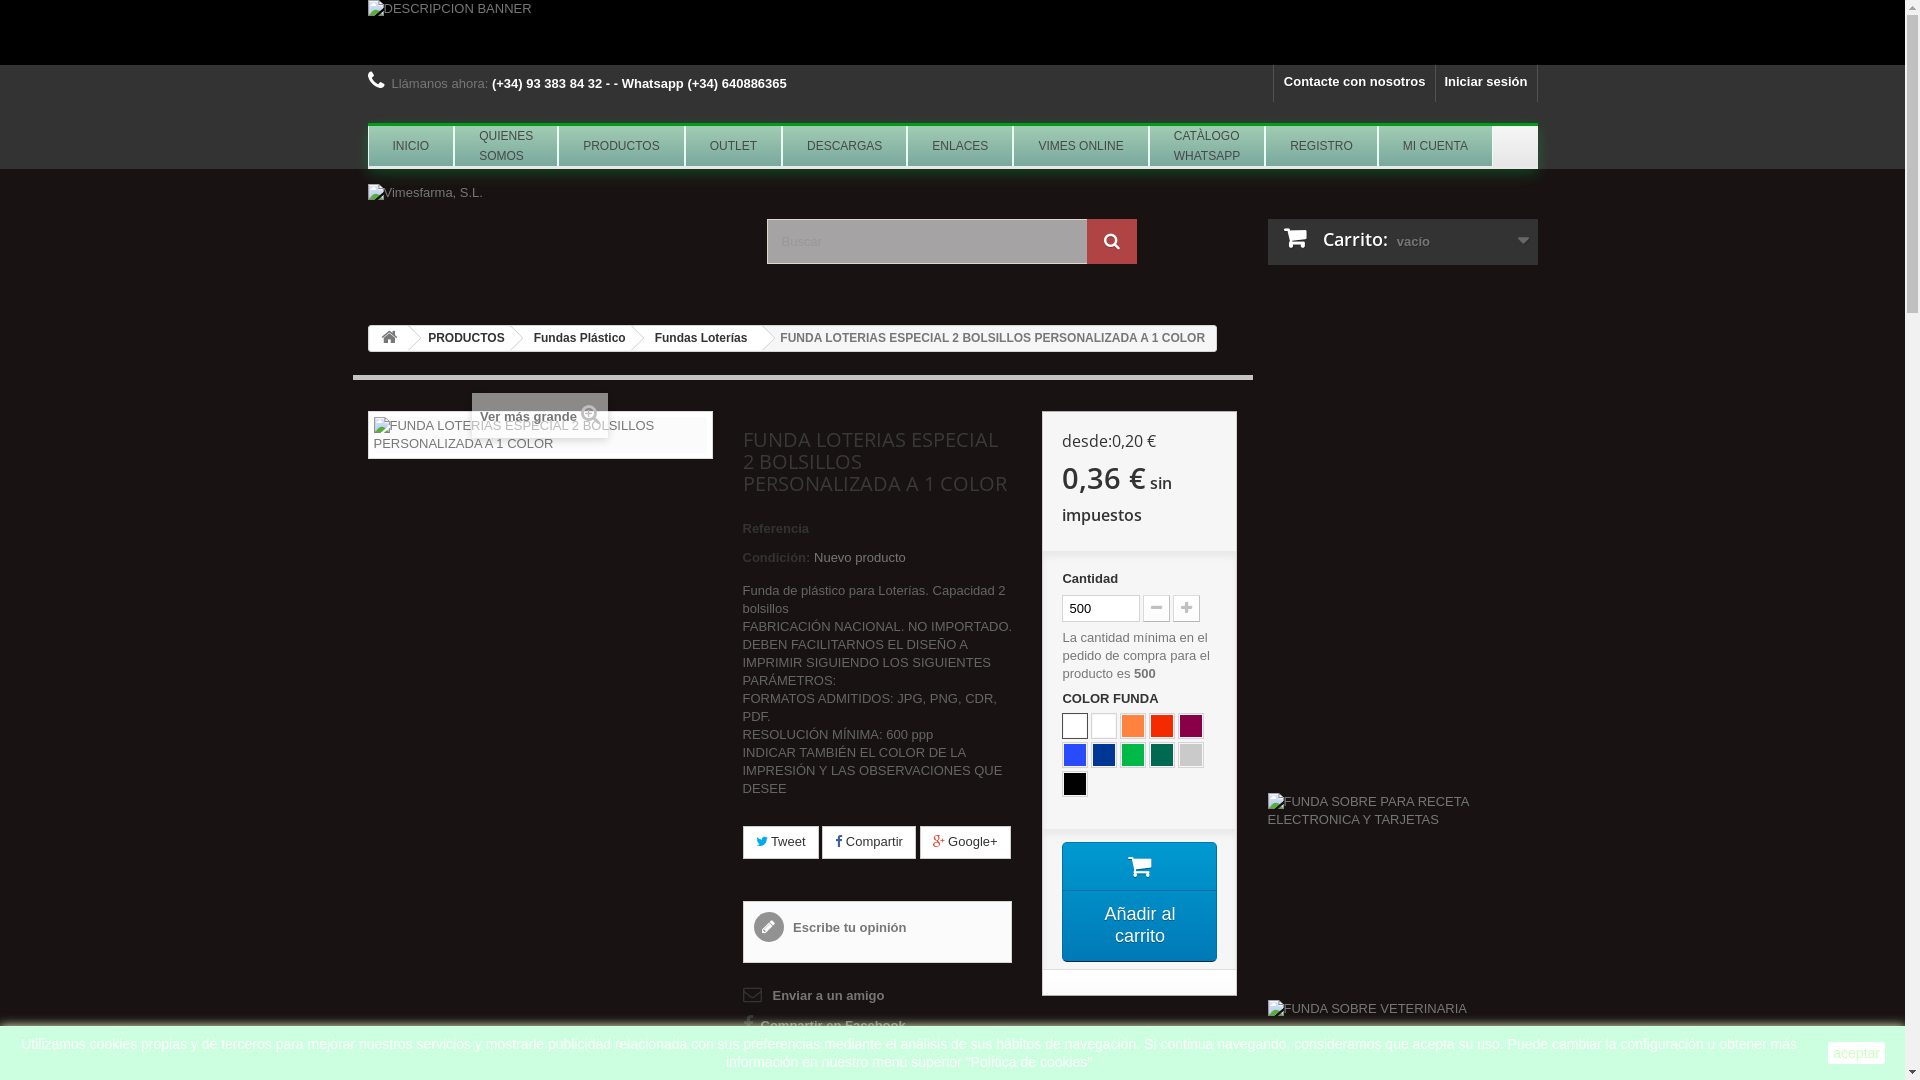 This screenshot has width=1920, height=1080. Describe the element at coordinates (1354, 82) in the screenshot. I see `'Contacte con nosotros'` at that location.